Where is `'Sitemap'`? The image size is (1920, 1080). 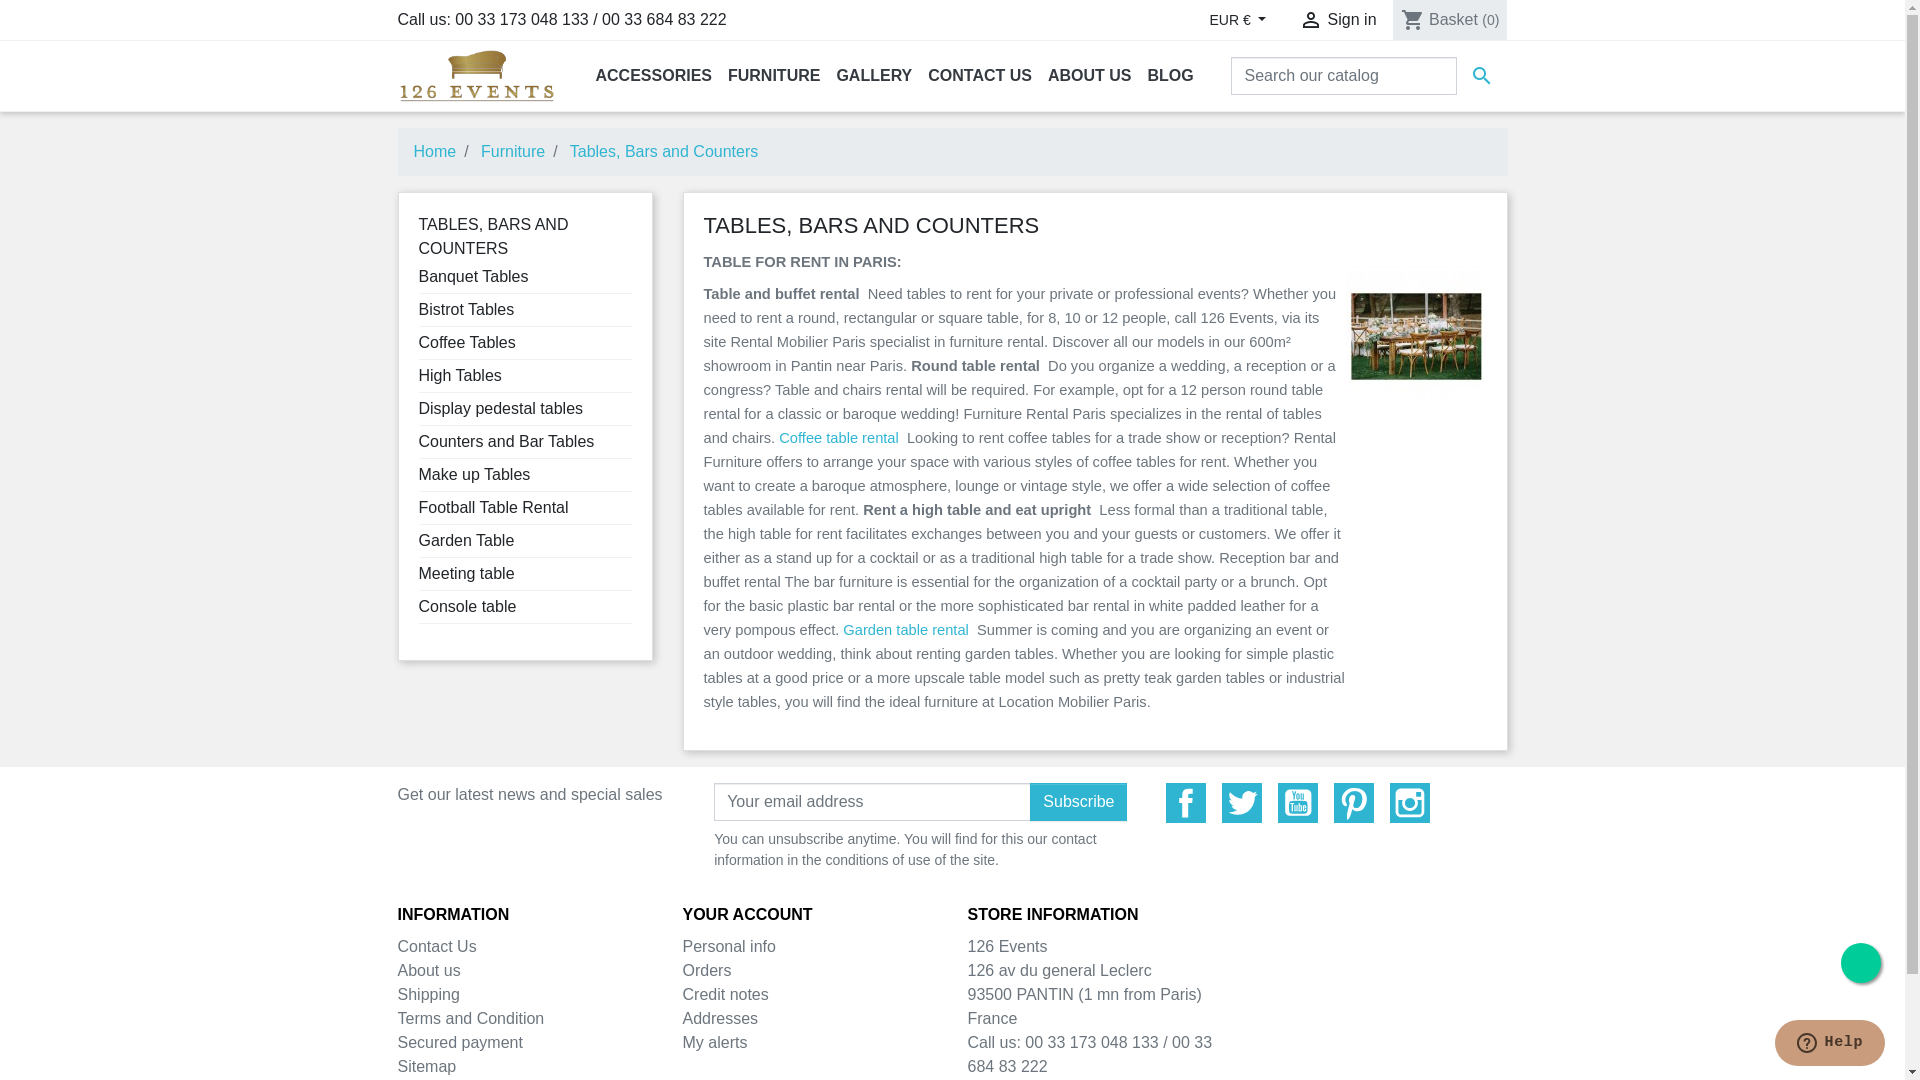 'Sitemap' is located at coordinates (426, 1065).